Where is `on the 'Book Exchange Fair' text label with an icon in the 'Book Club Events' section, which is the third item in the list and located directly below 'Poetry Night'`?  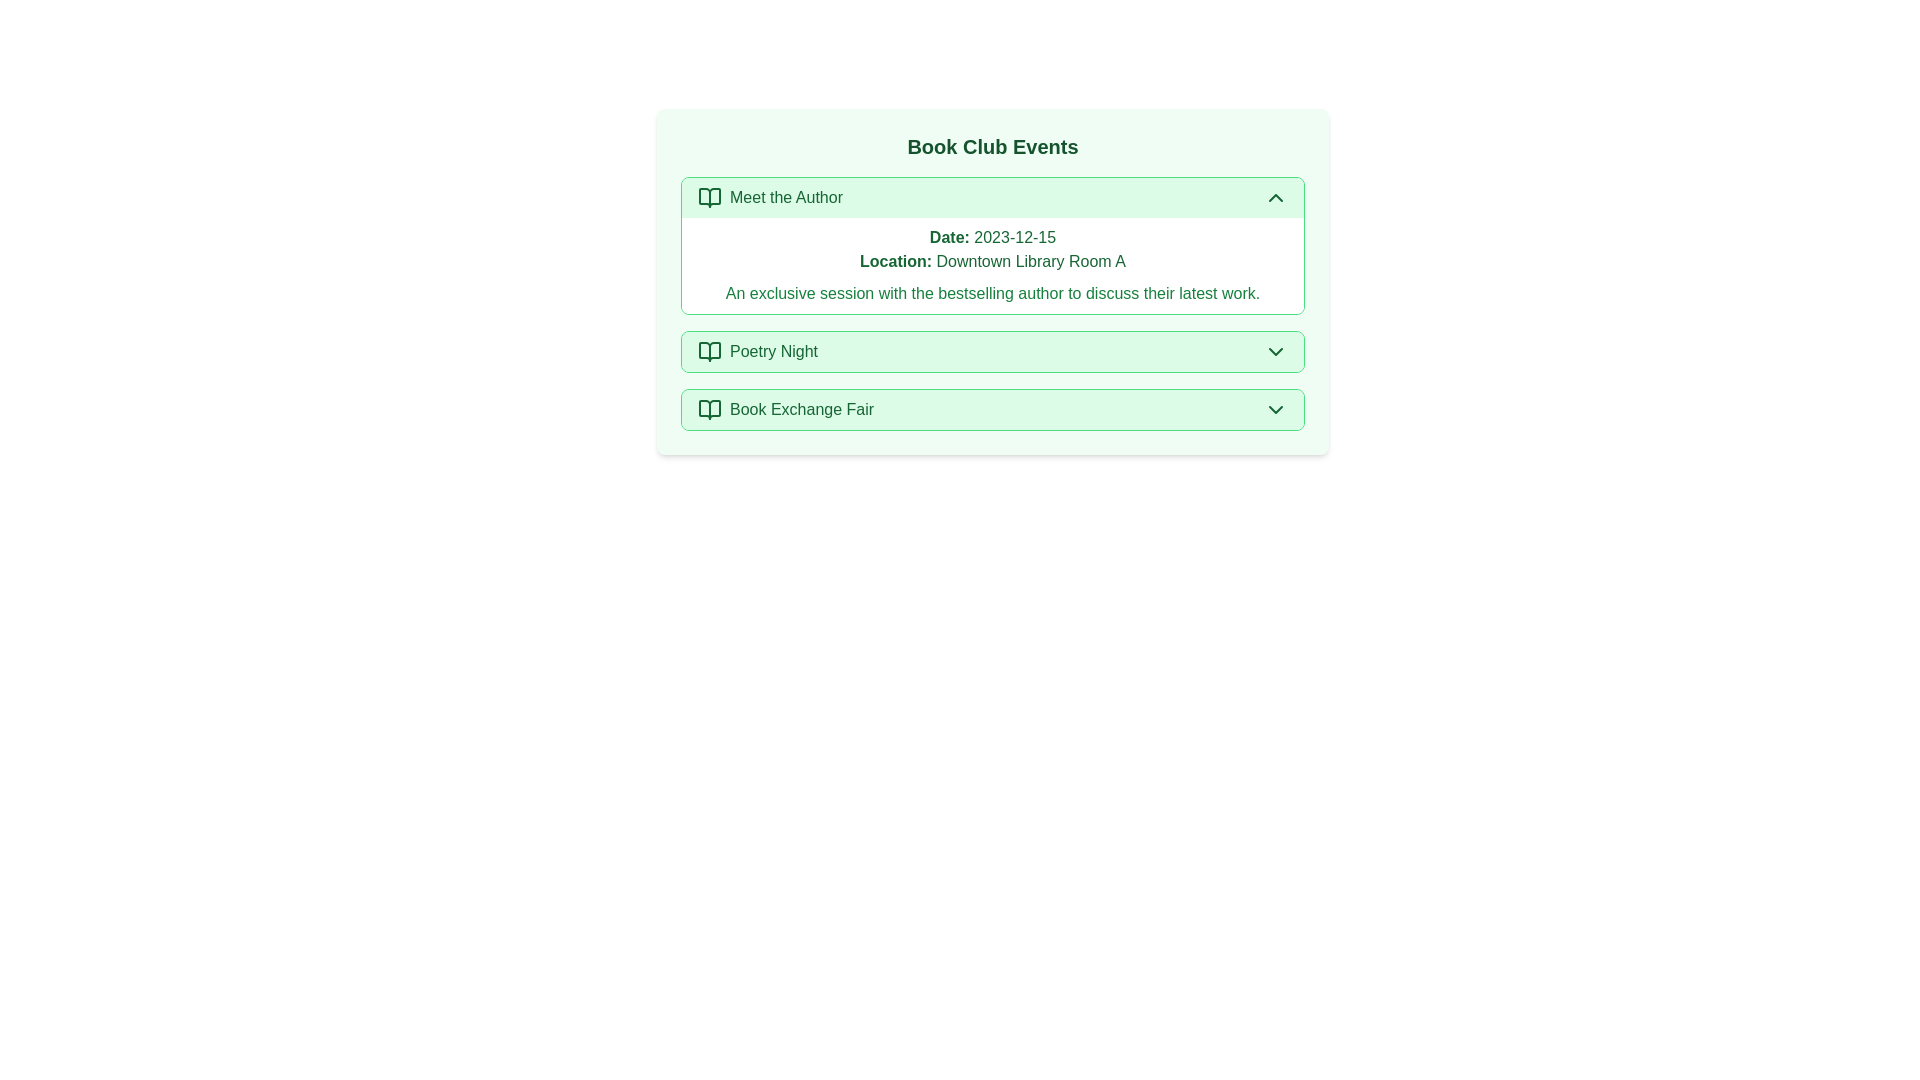
on the 'Book Exchange Fair' text label with an icon in the 'Book Club Events' section, which is the third item in the list and located directly below 'Poetry Night' is located at coordinates (785, 408).